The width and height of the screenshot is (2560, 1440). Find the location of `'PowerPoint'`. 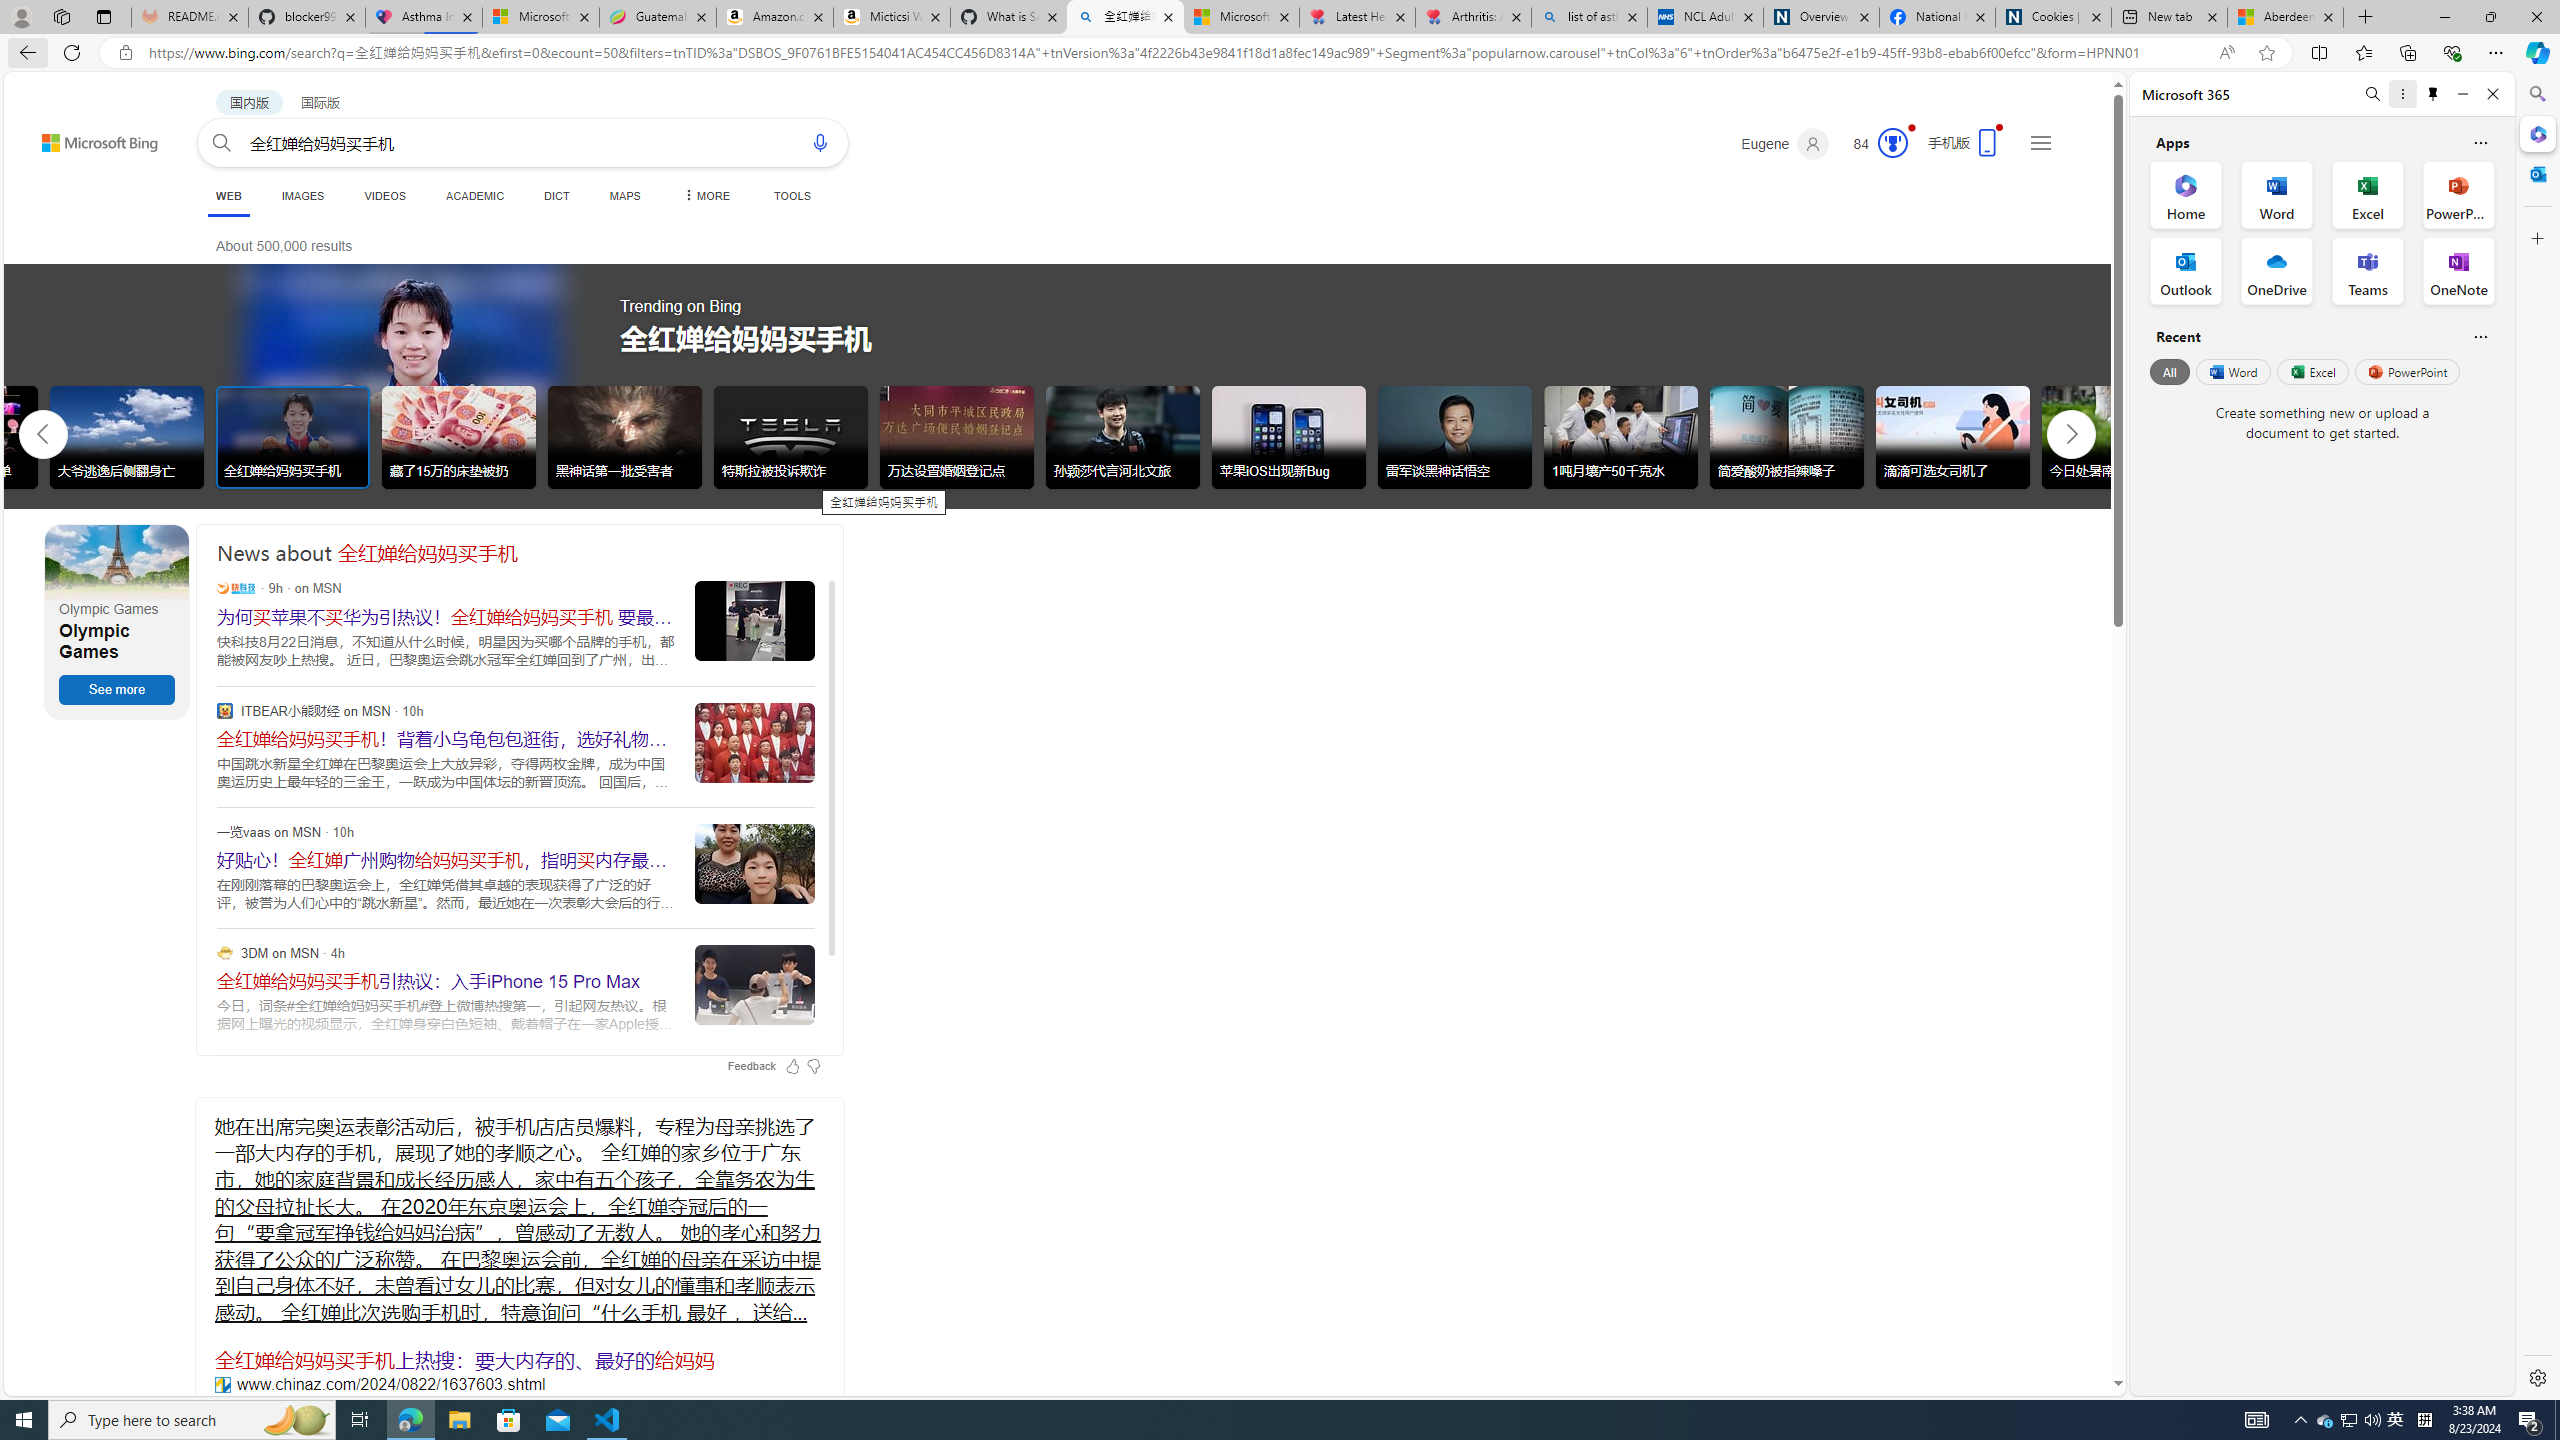

'PowerPoint' is located at coordinates (2406, 371).